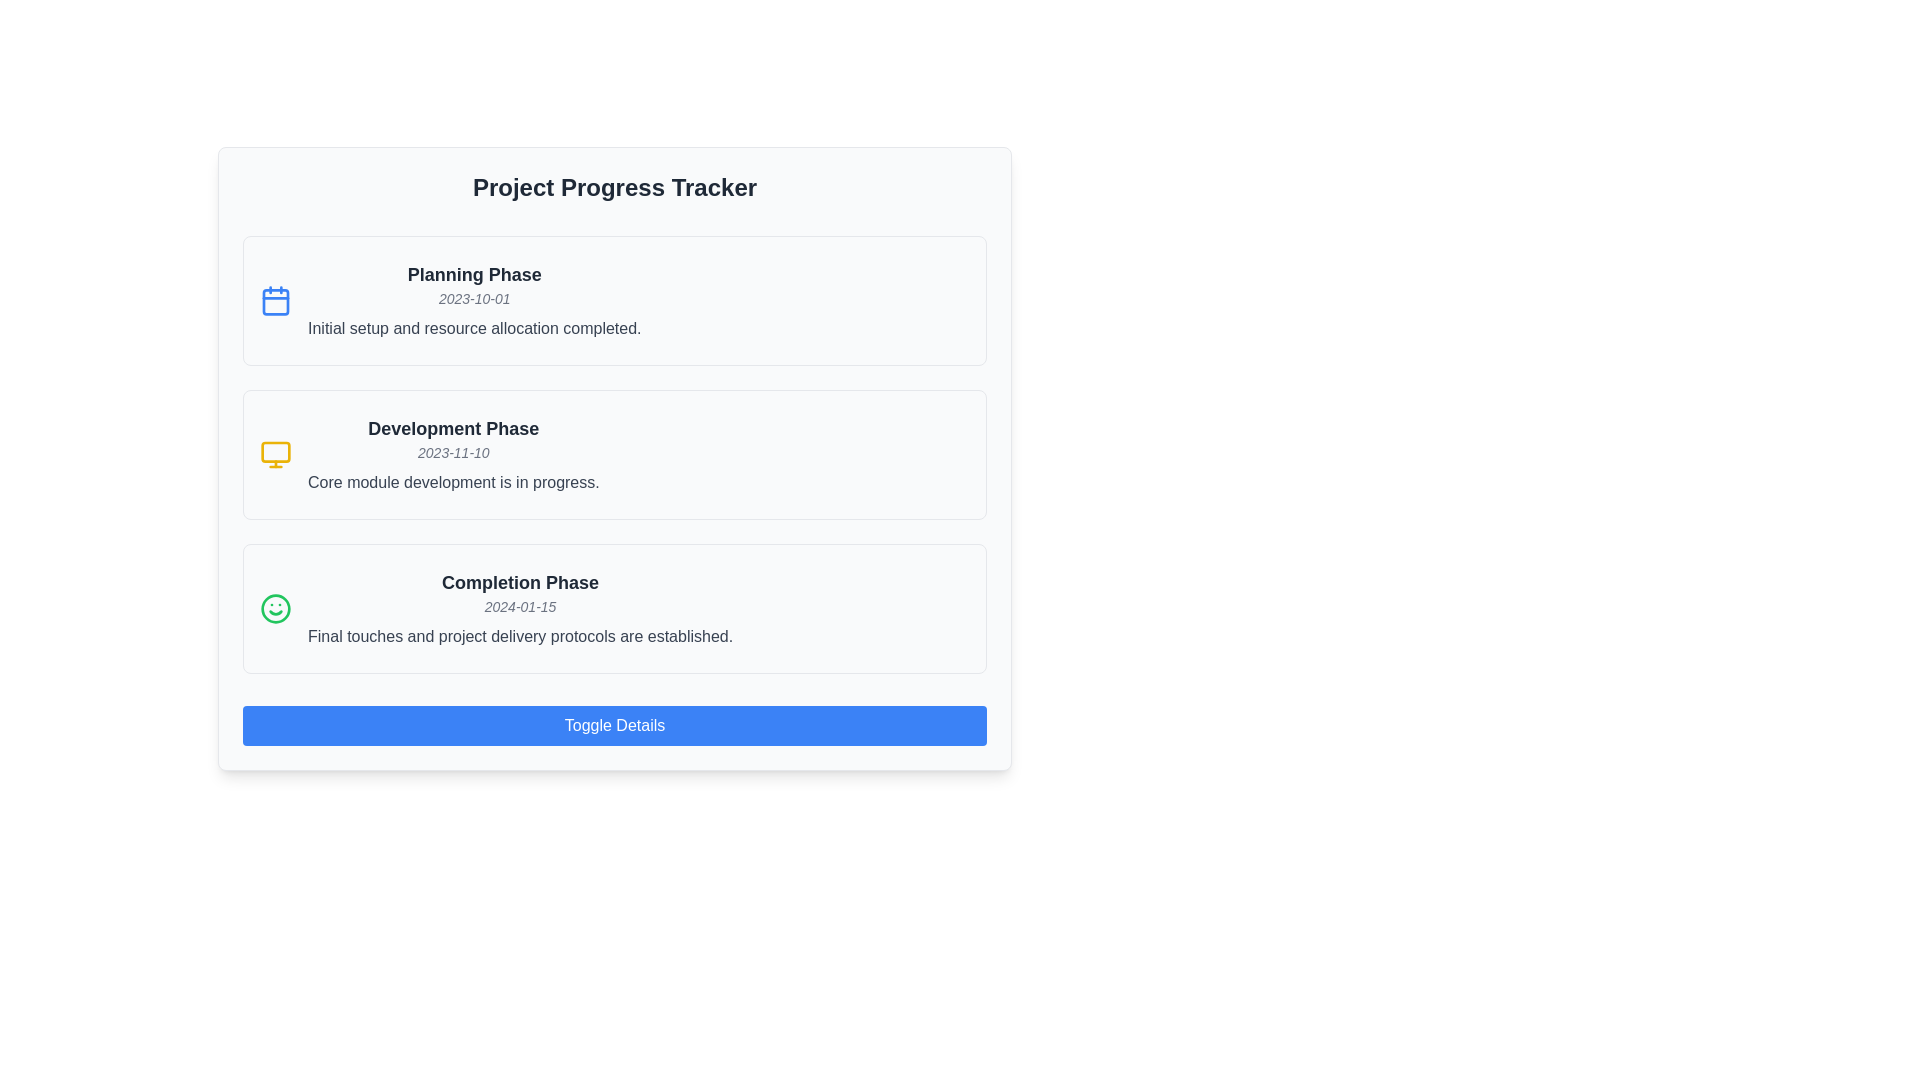 The height and width of the screenshot is (1080, 1920). Describe the element at coordinates (452, 482) in the screenshot. I see `the static text element that provides additional information for the 'Development Phase' section, positioned below the title and date` at that location.